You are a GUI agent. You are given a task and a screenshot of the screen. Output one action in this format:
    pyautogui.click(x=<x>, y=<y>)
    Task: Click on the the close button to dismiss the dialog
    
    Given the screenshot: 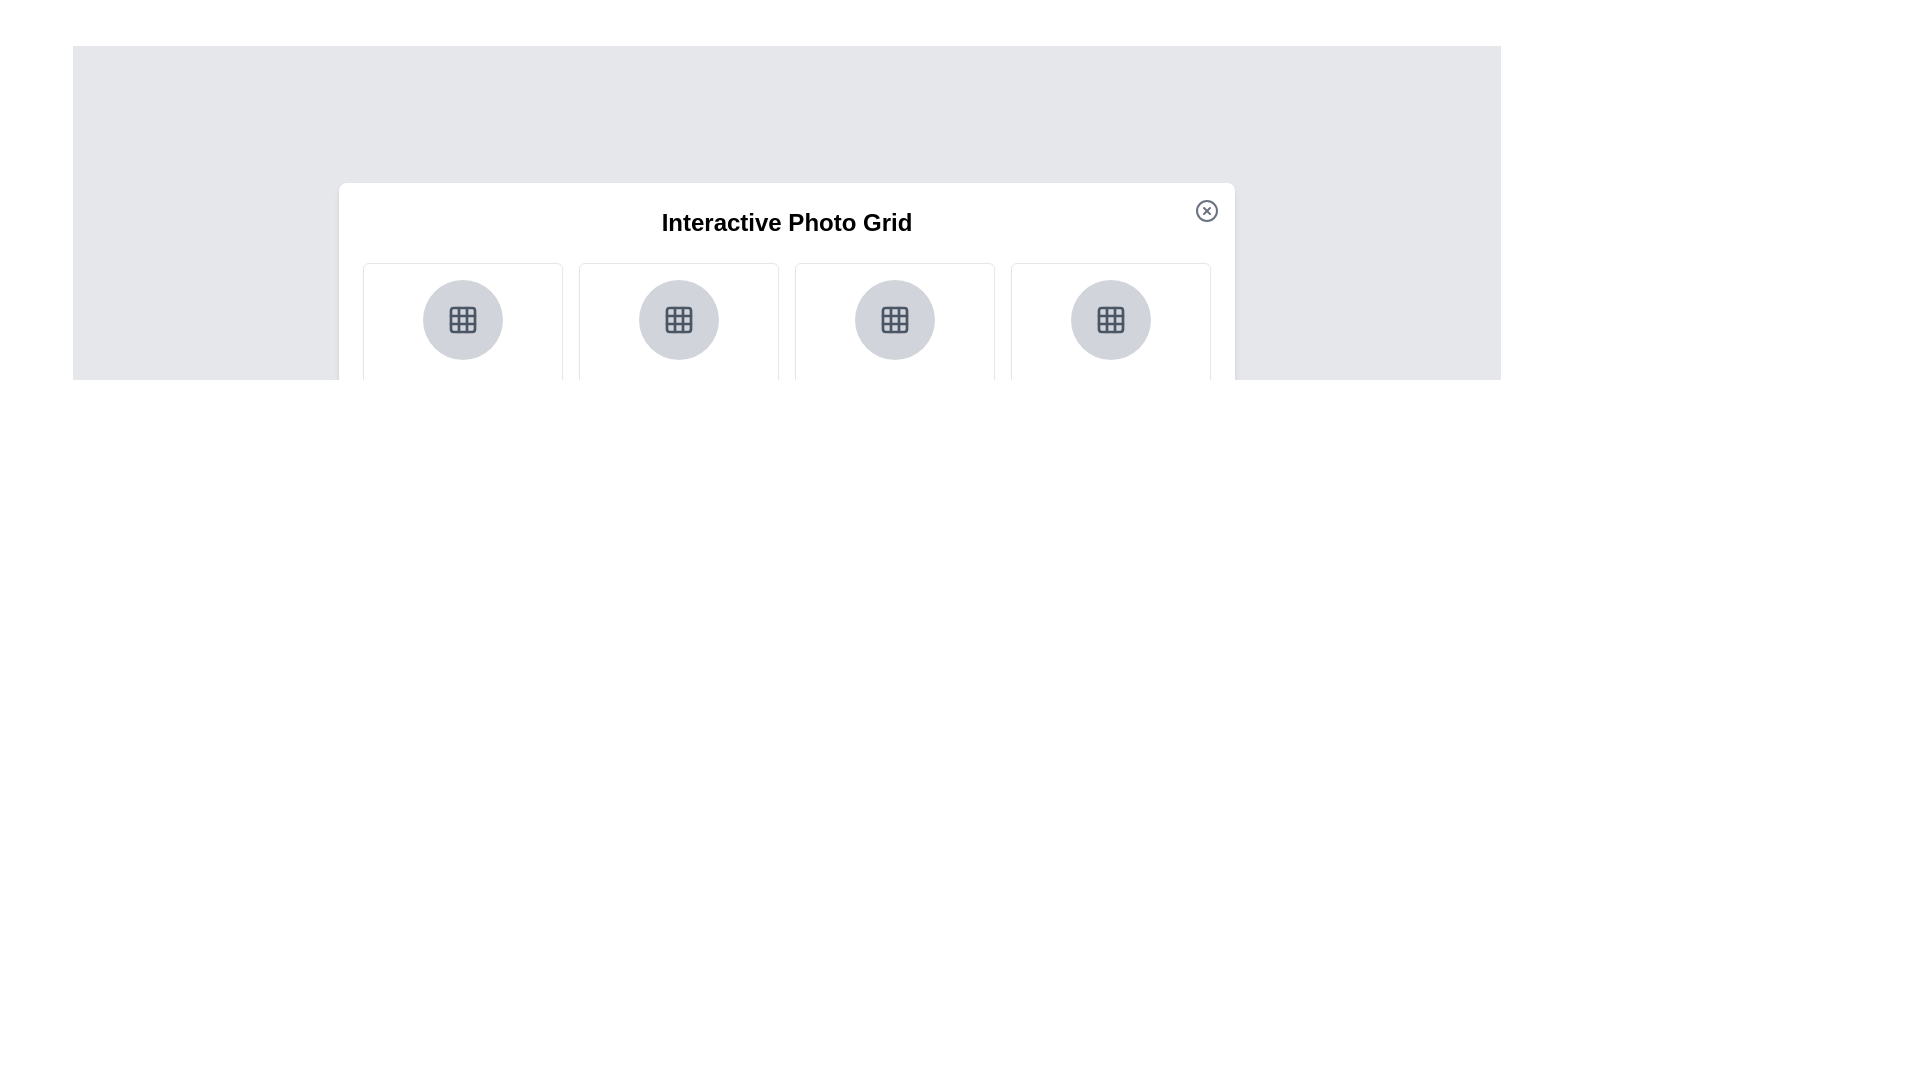 What is the action you would take?
    pyautogui.click(x=1205, y=211)
    